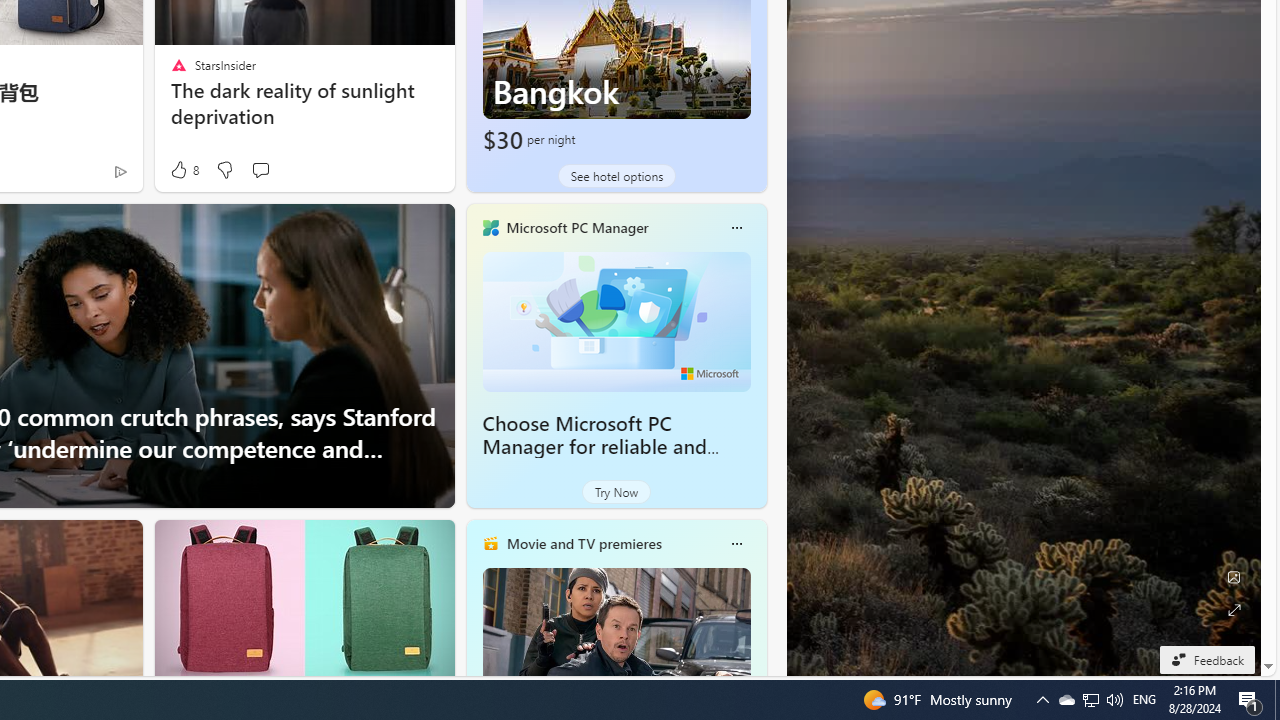 This screenshot has width=1280, height=720. What do you see at coordinates (576, 226) in the screenshot?
I see `'Microsoft PC Manager'` at bounding box center [576, 226].